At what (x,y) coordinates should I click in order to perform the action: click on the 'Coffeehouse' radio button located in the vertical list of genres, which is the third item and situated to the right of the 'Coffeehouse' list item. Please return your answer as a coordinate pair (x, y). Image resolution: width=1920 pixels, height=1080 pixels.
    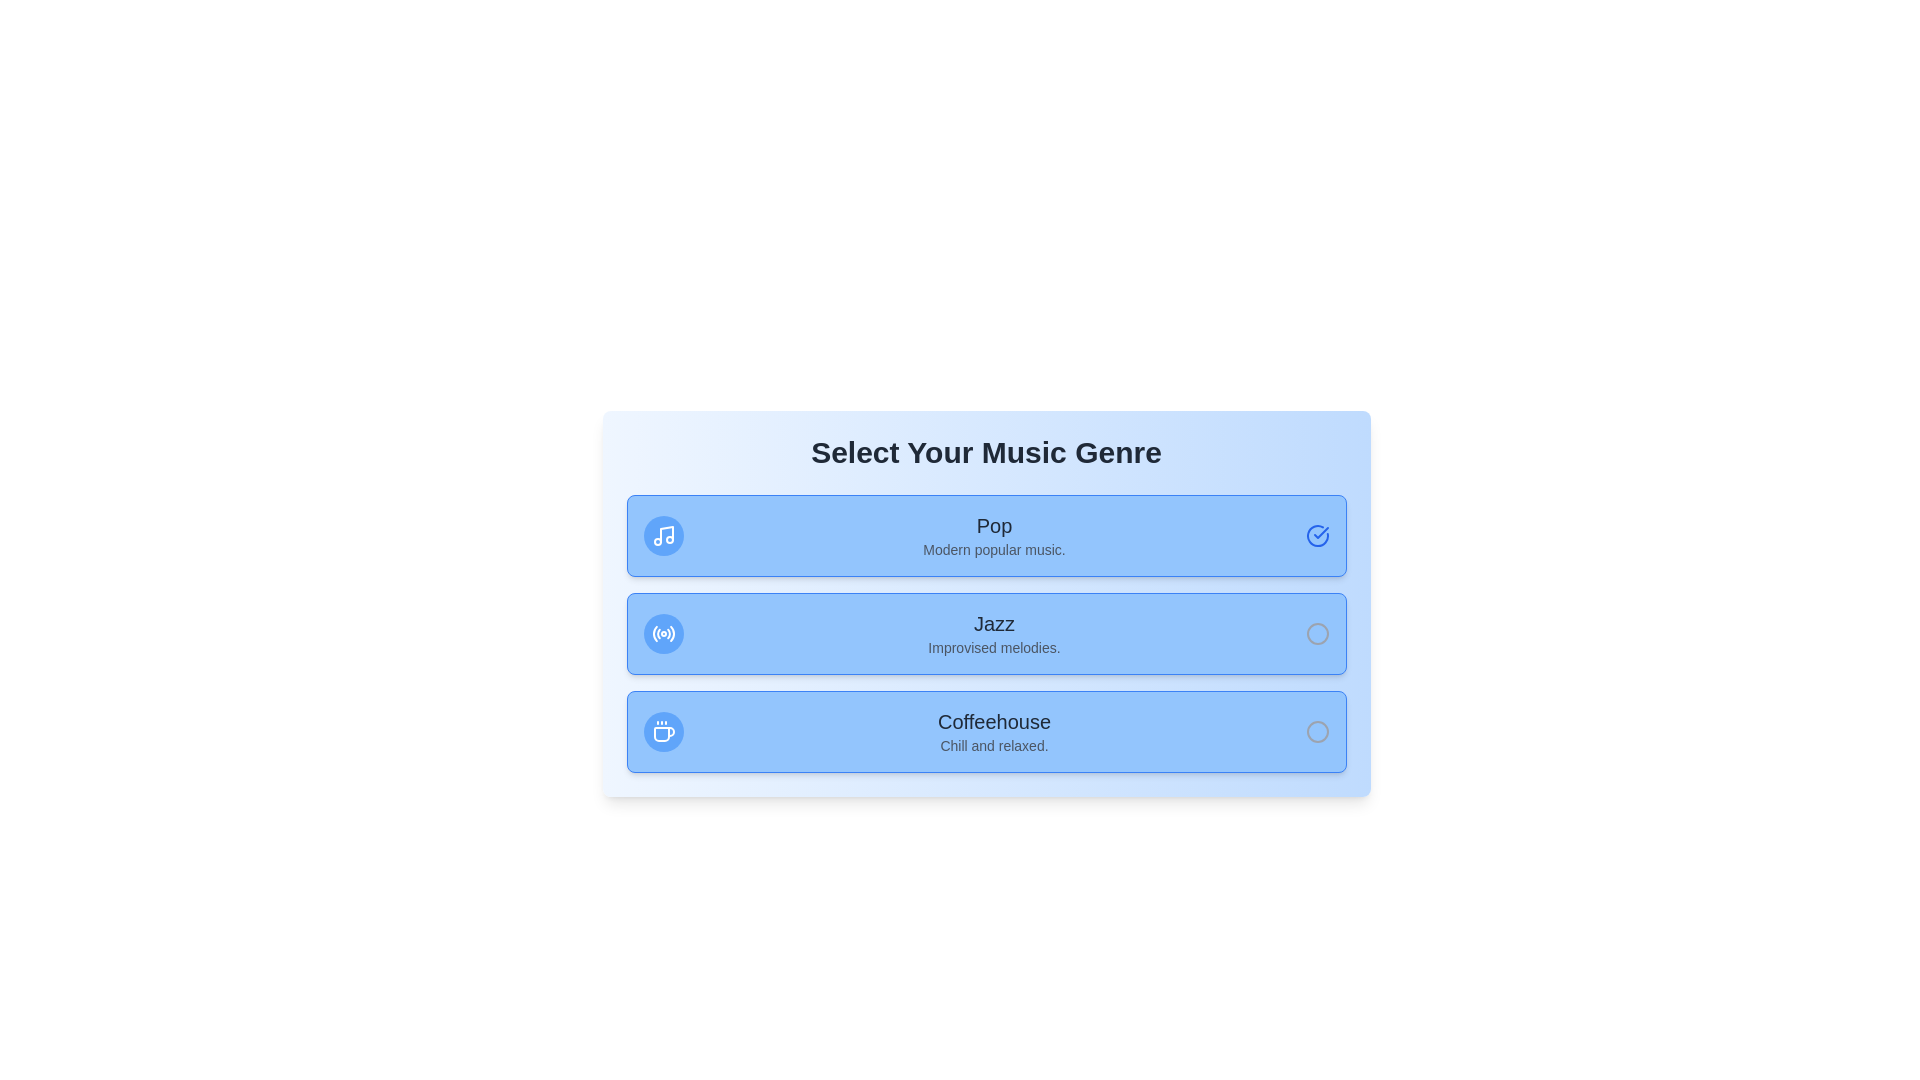
    Looking at the image, I should click on (1317, 732).